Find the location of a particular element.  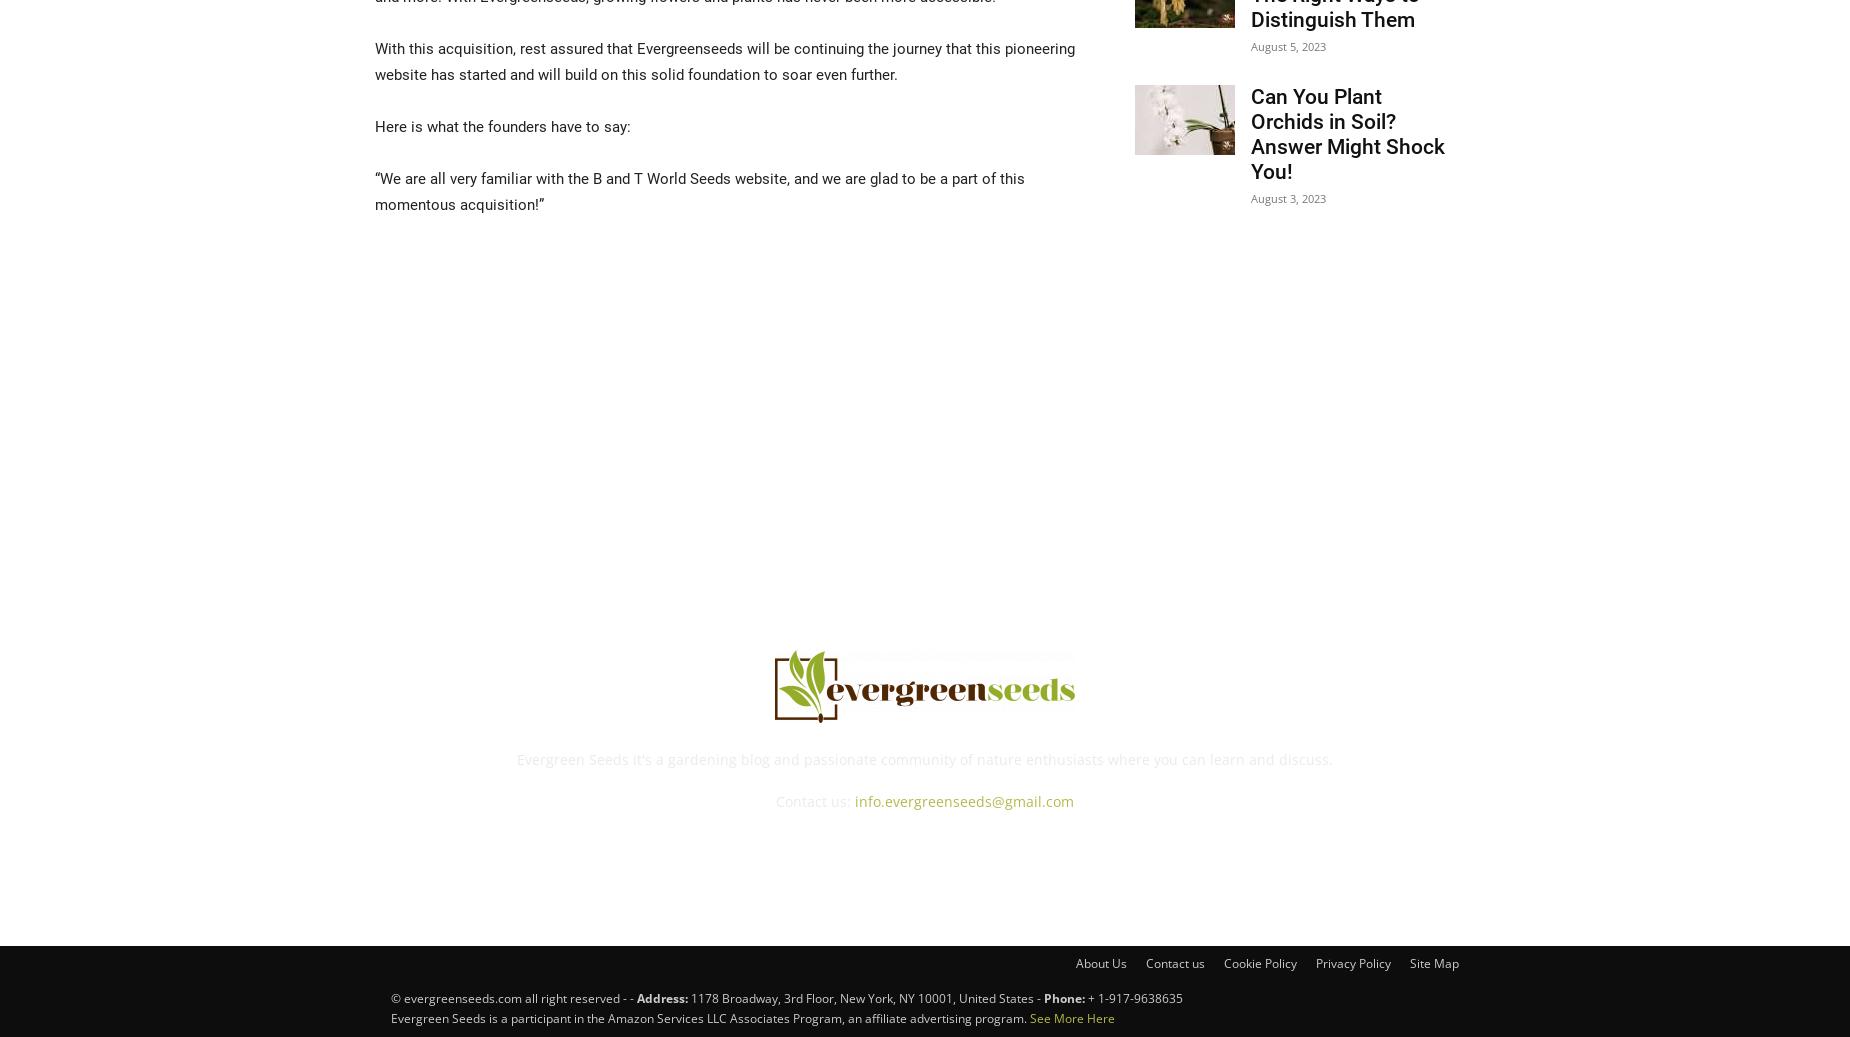

'Contact us:' is located at coordinates (814, 801).